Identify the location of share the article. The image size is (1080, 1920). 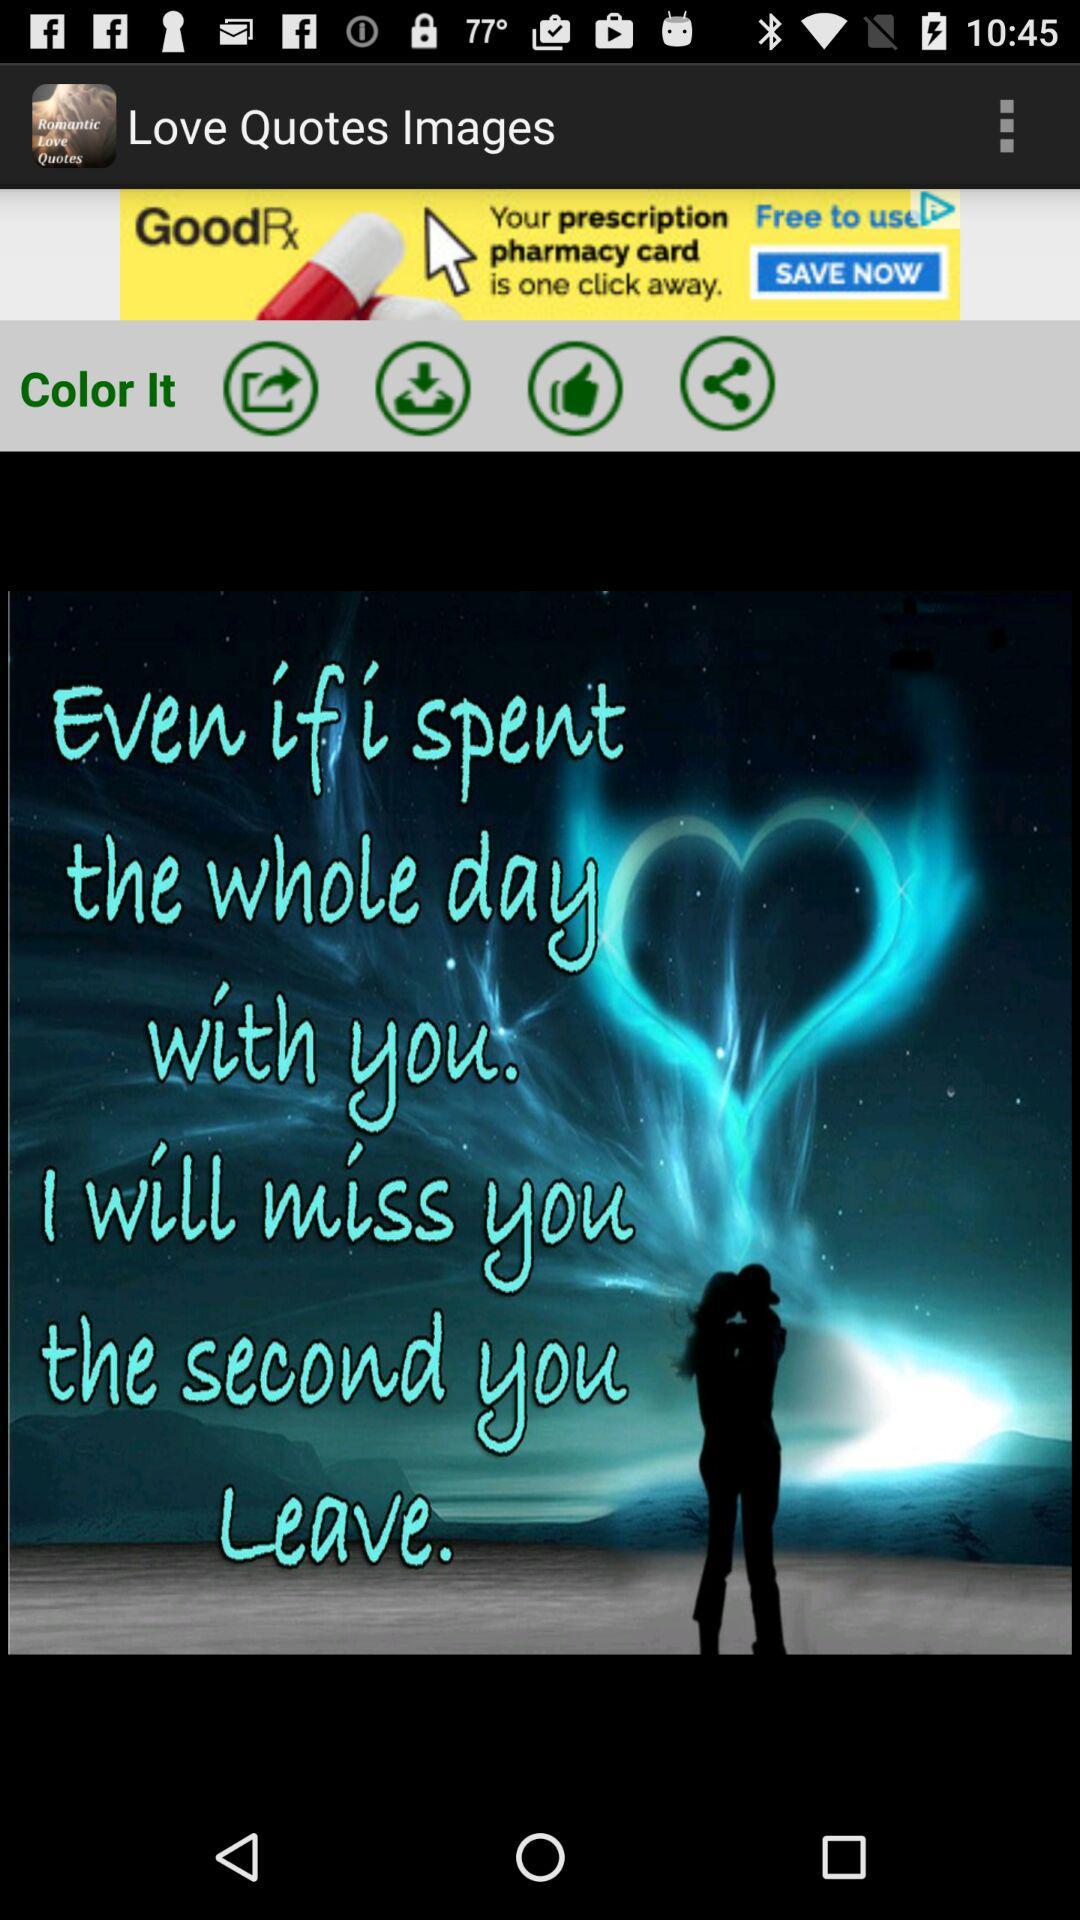
(727, 383).